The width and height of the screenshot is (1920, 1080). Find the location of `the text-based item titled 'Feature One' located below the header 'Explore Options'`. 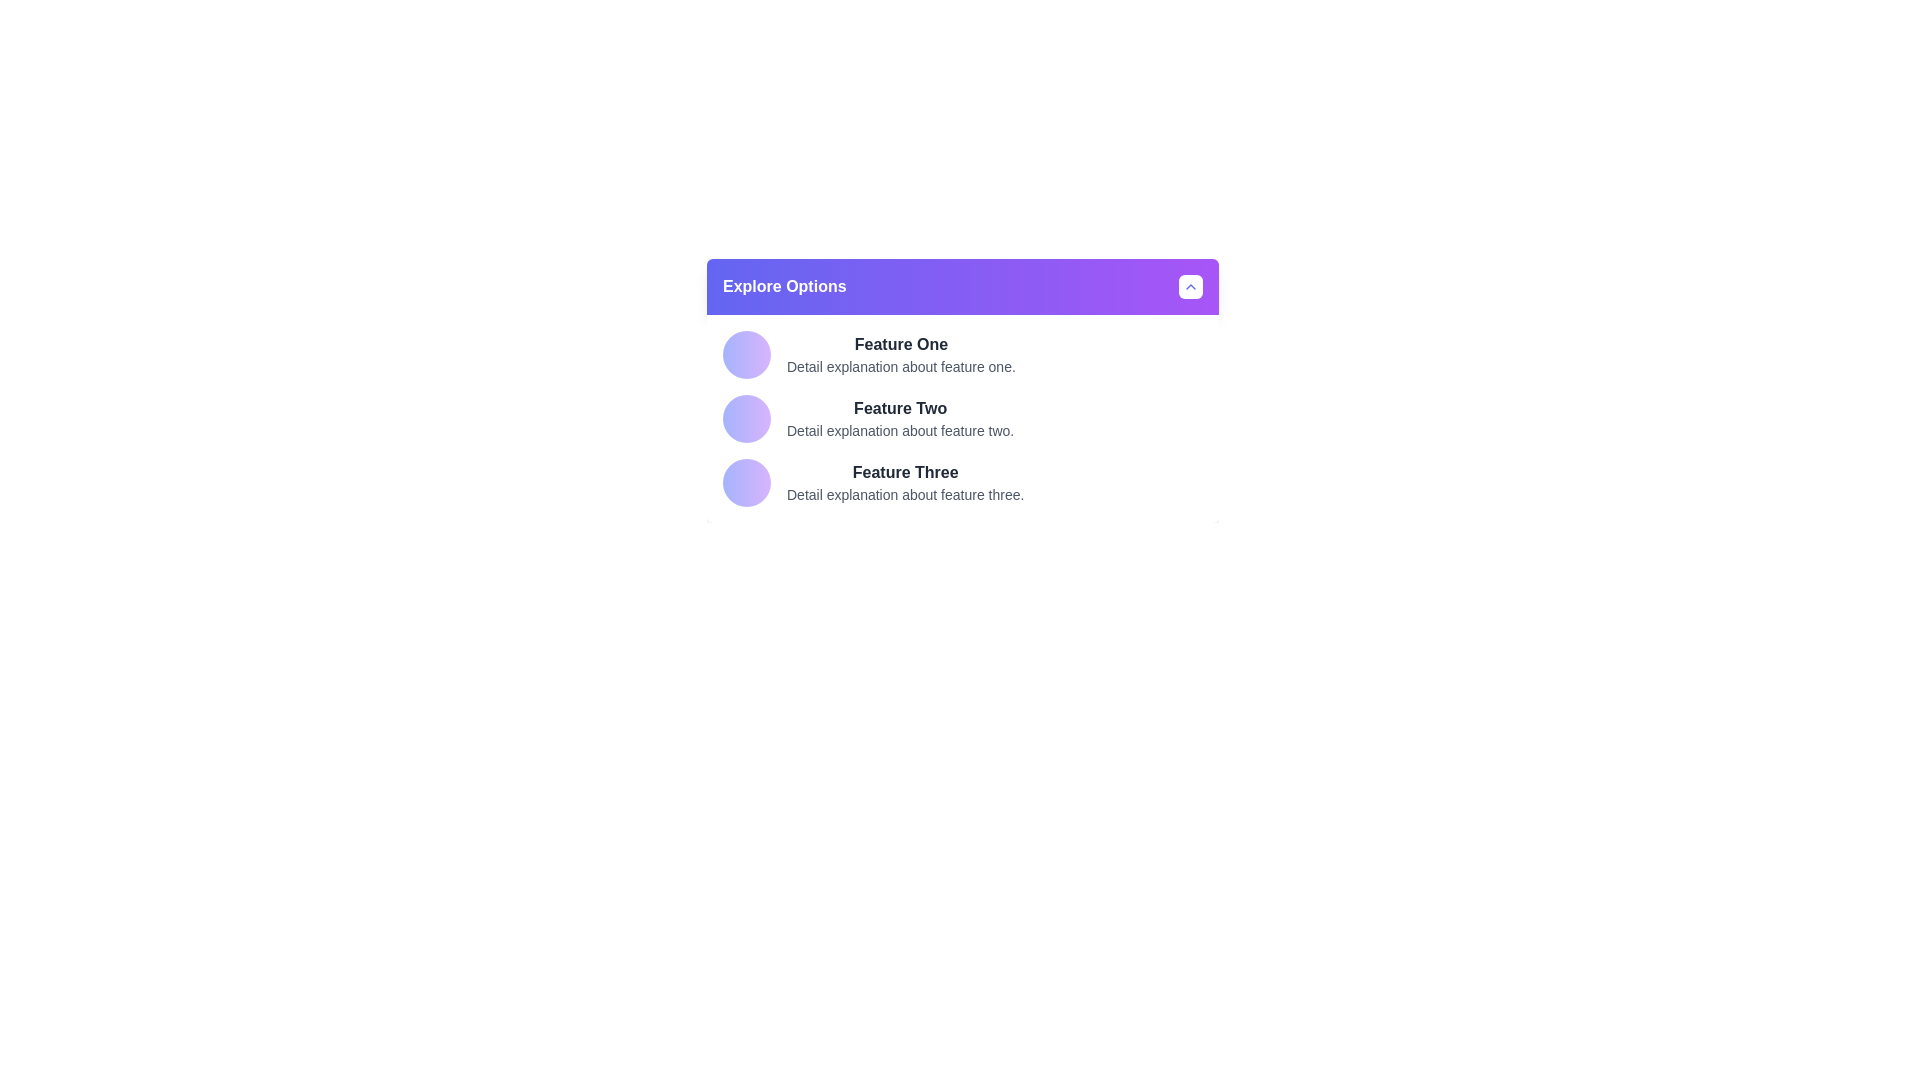

the text-based item titled 'Feature One' located below the header 'Explore Options' is located at coordinates (900, 353).